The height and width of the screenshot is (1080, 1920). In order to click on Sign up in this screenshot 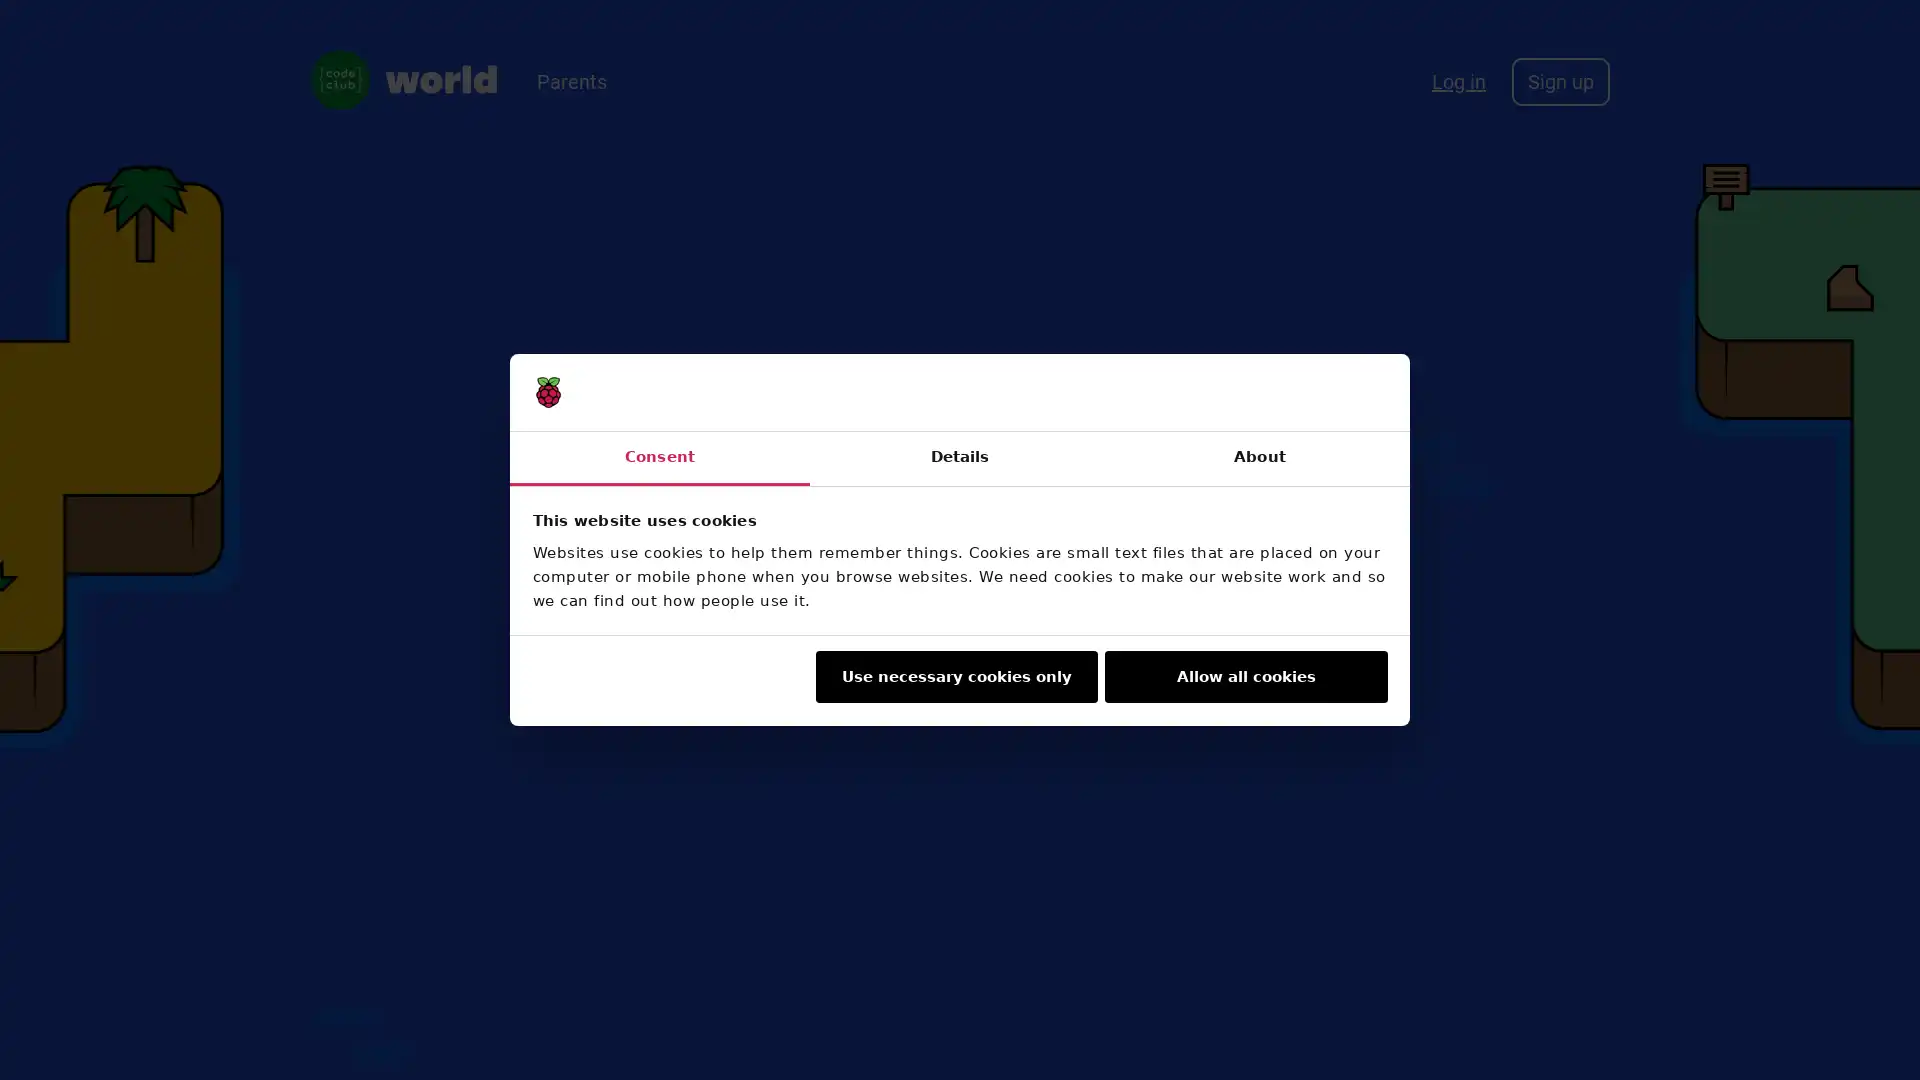, I will do `click(1559, 80)`.